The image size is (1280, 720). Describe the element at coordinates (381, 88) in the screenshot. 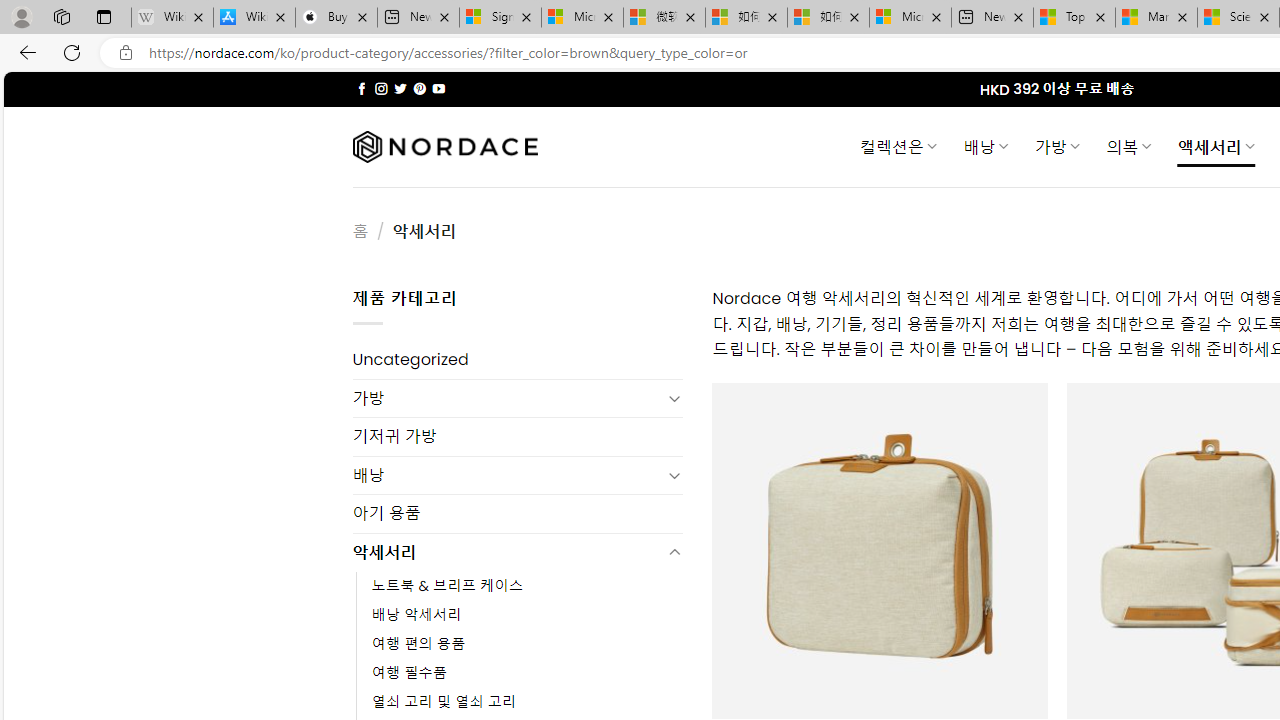

I see `'Follow on Instagram'` at that location.